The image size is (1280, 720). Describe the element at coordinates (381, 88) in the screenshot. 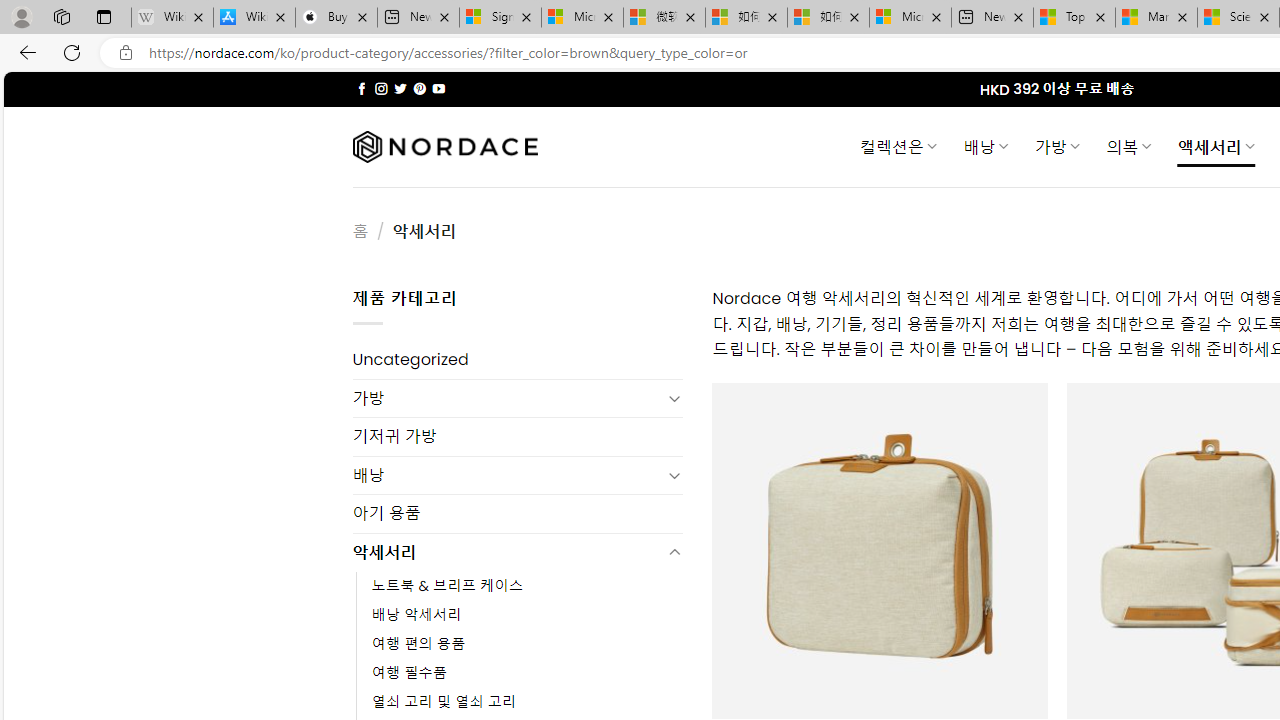

I see `'Follow on Instagram'` at that location.